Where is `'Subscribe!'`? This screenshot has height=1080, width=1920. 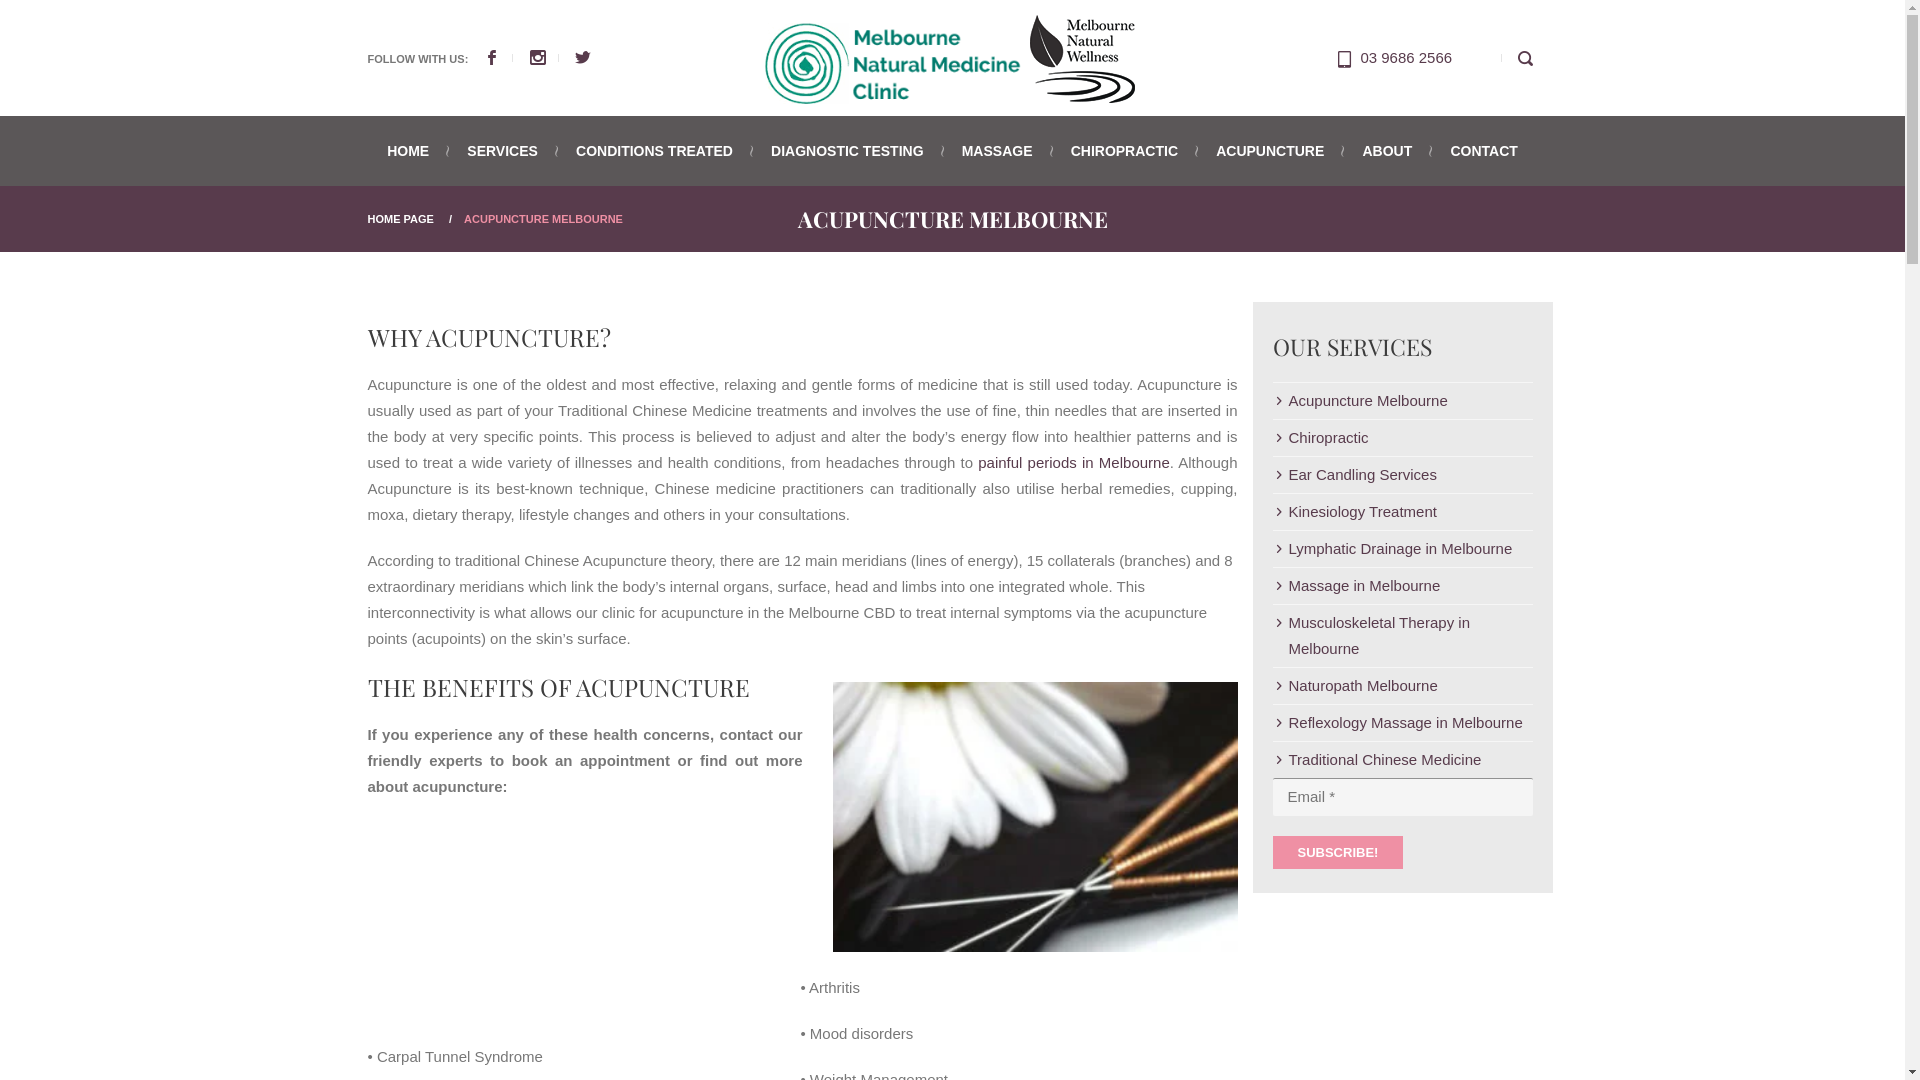 'Subscribe!' is located at coordinates (1337, 852).